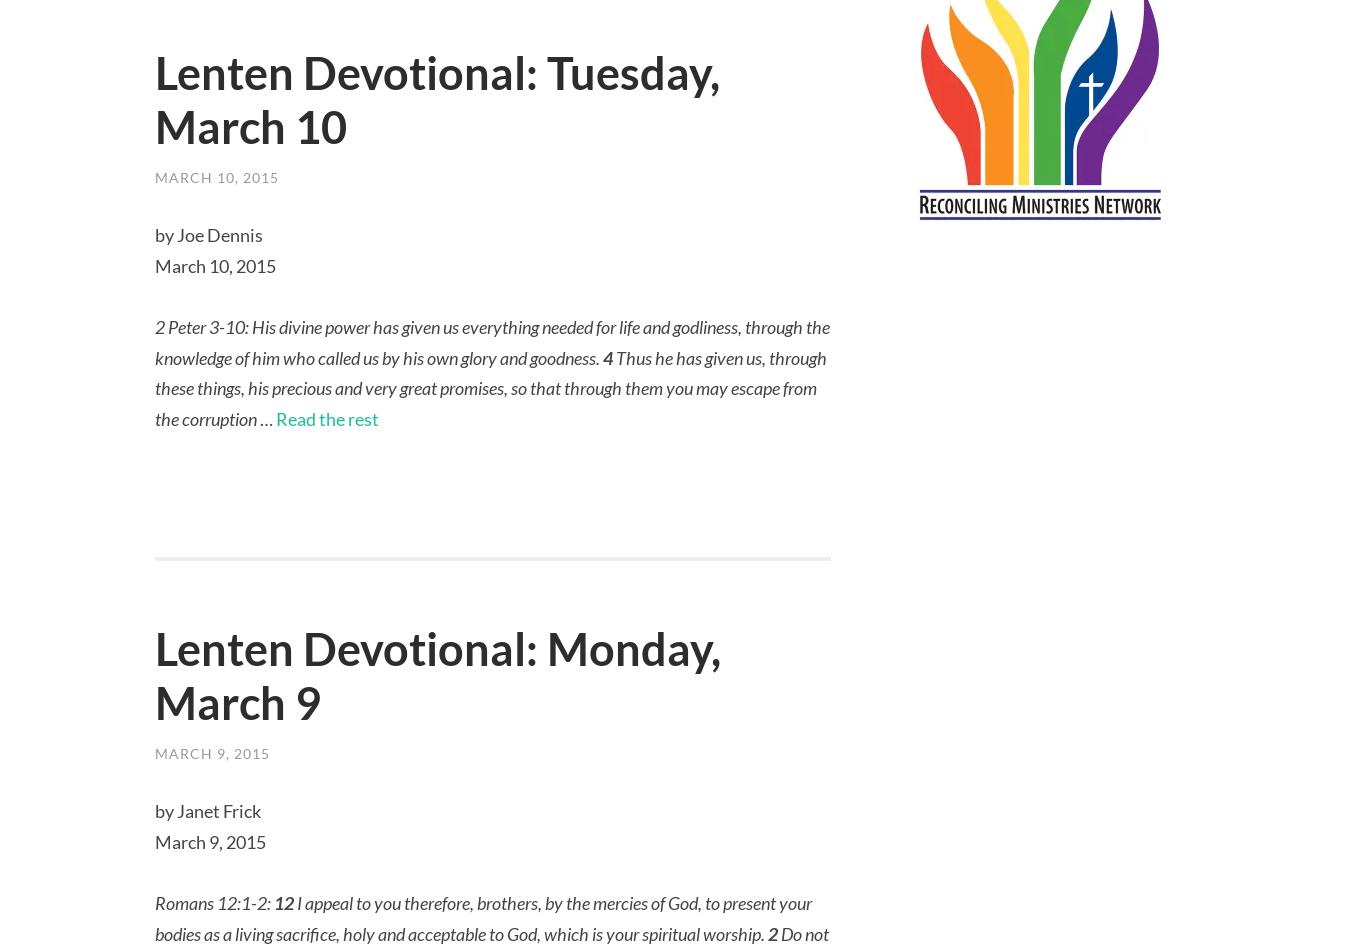  I want to click on 'Lenten Devotional: Tuesday, March 10', so click(437, 99).